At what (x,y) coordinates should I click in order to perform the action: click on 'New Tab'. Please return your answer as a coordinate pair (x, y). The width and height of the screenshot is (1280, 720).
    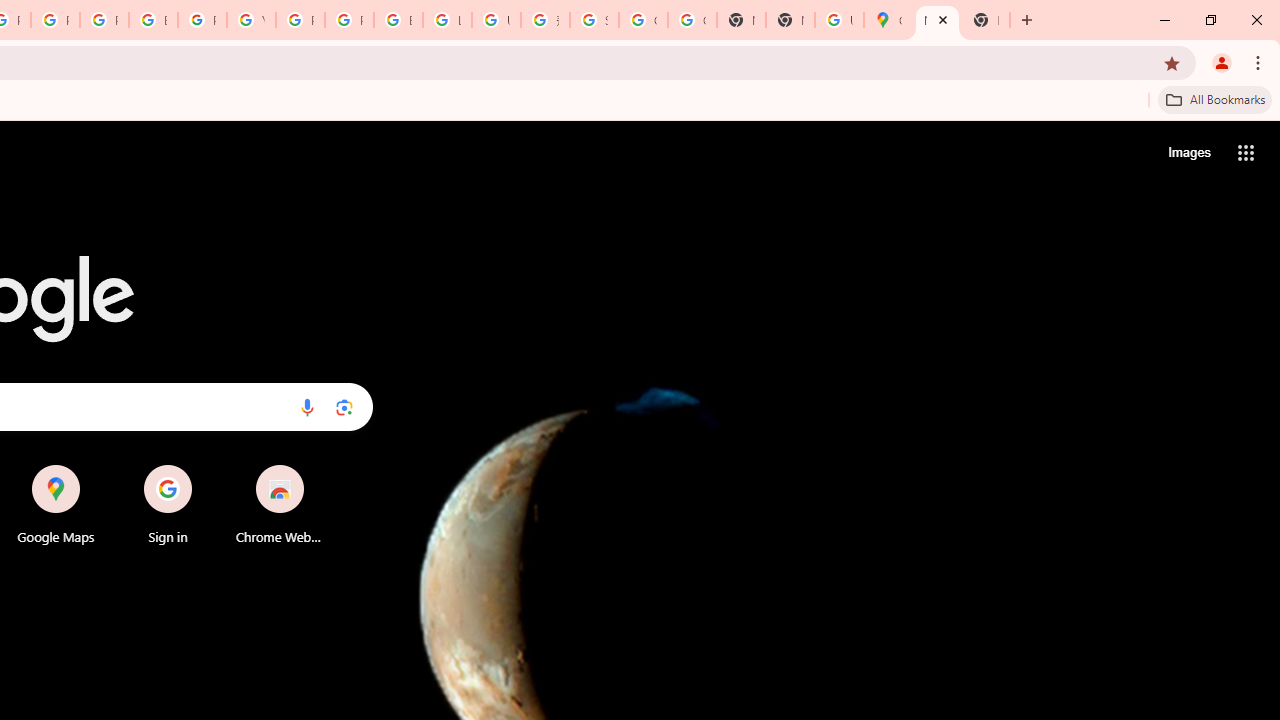
    Looking at the image, I should click on (986, 20).